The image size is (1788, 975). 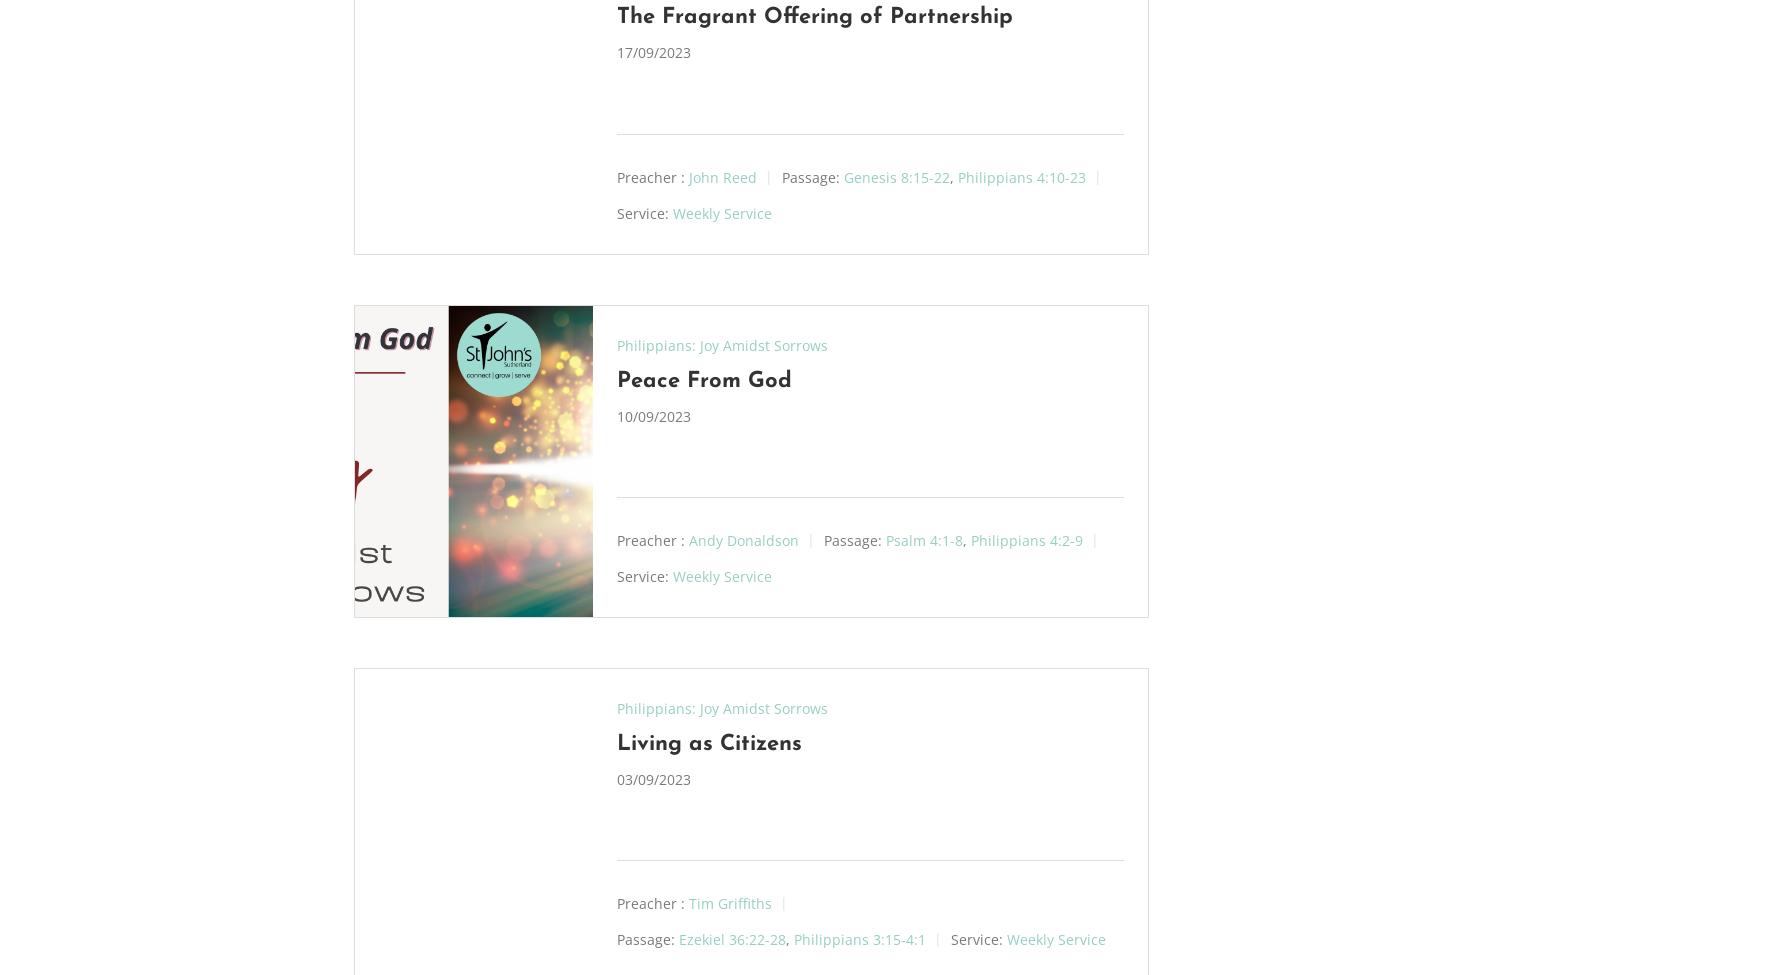 I want to click on '03/09/2023', so click(x=615, y=777).